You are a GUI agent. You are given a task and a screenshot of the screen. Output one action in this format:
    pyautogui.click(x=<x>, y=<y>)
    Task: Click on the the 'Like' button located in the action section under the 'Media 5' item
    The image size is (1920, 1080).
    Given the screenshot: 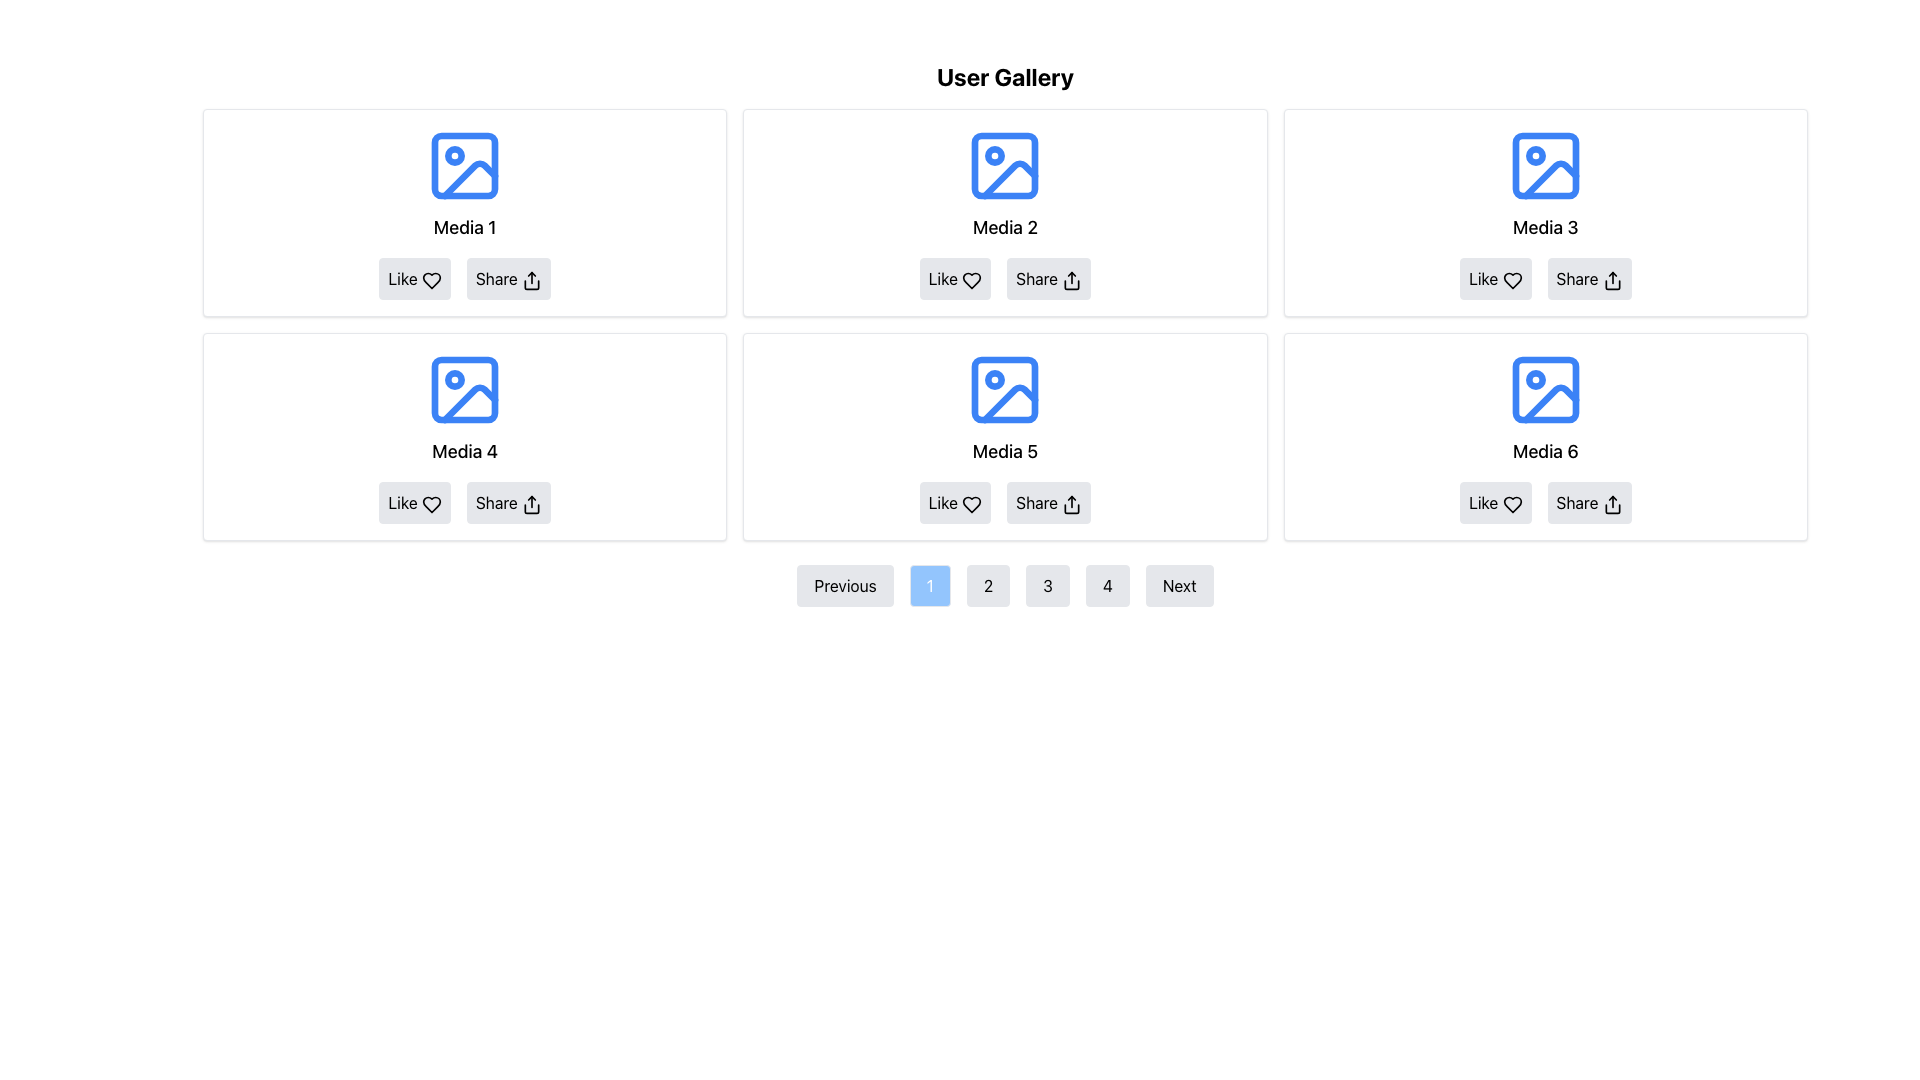 What is the action you would take?
    pyautogui.click(x=954, y=501)
    